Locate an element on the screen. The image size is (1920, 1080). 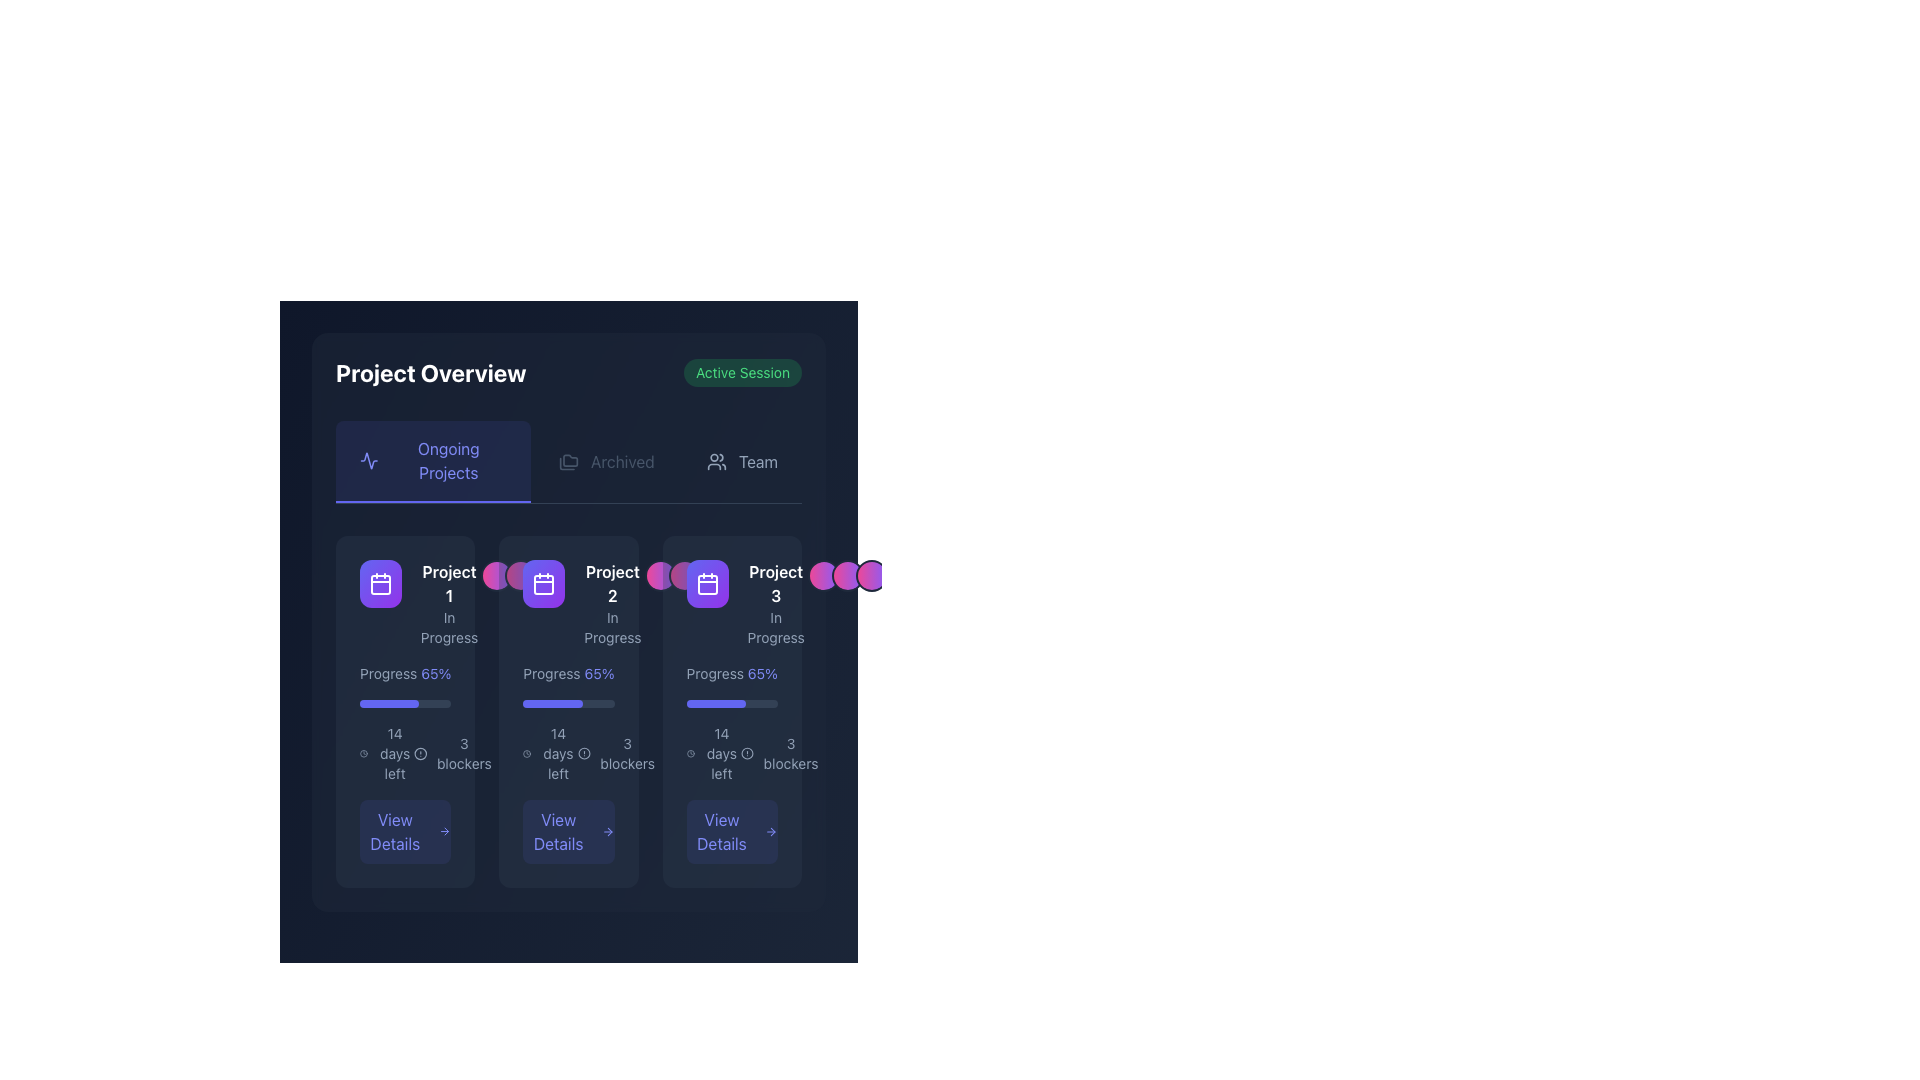
the square button with a gradient background and a white calendar icon at the center, located in the 'Ongoing Projects' section of 'Project 3' is located at coordinates (707, 583).